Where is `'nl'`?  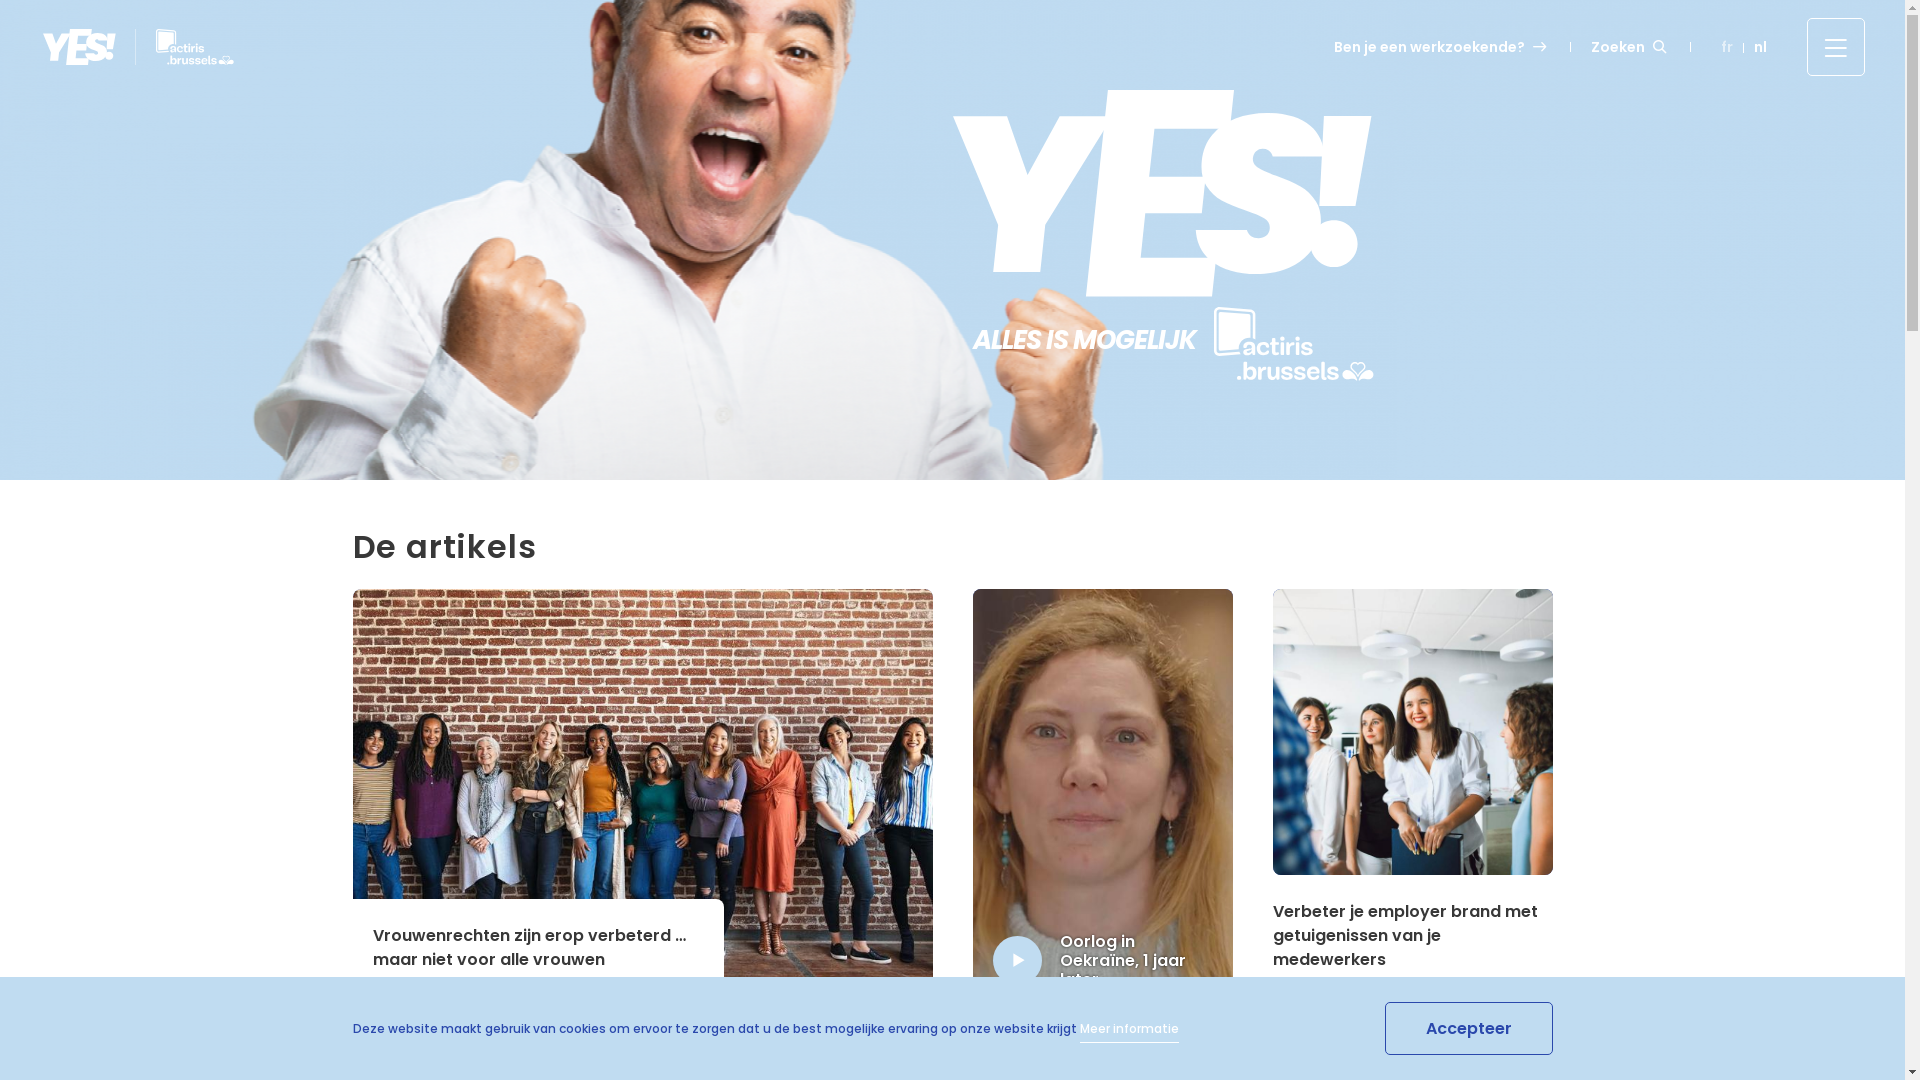 'nl' is located at coordinates (1760, 46).